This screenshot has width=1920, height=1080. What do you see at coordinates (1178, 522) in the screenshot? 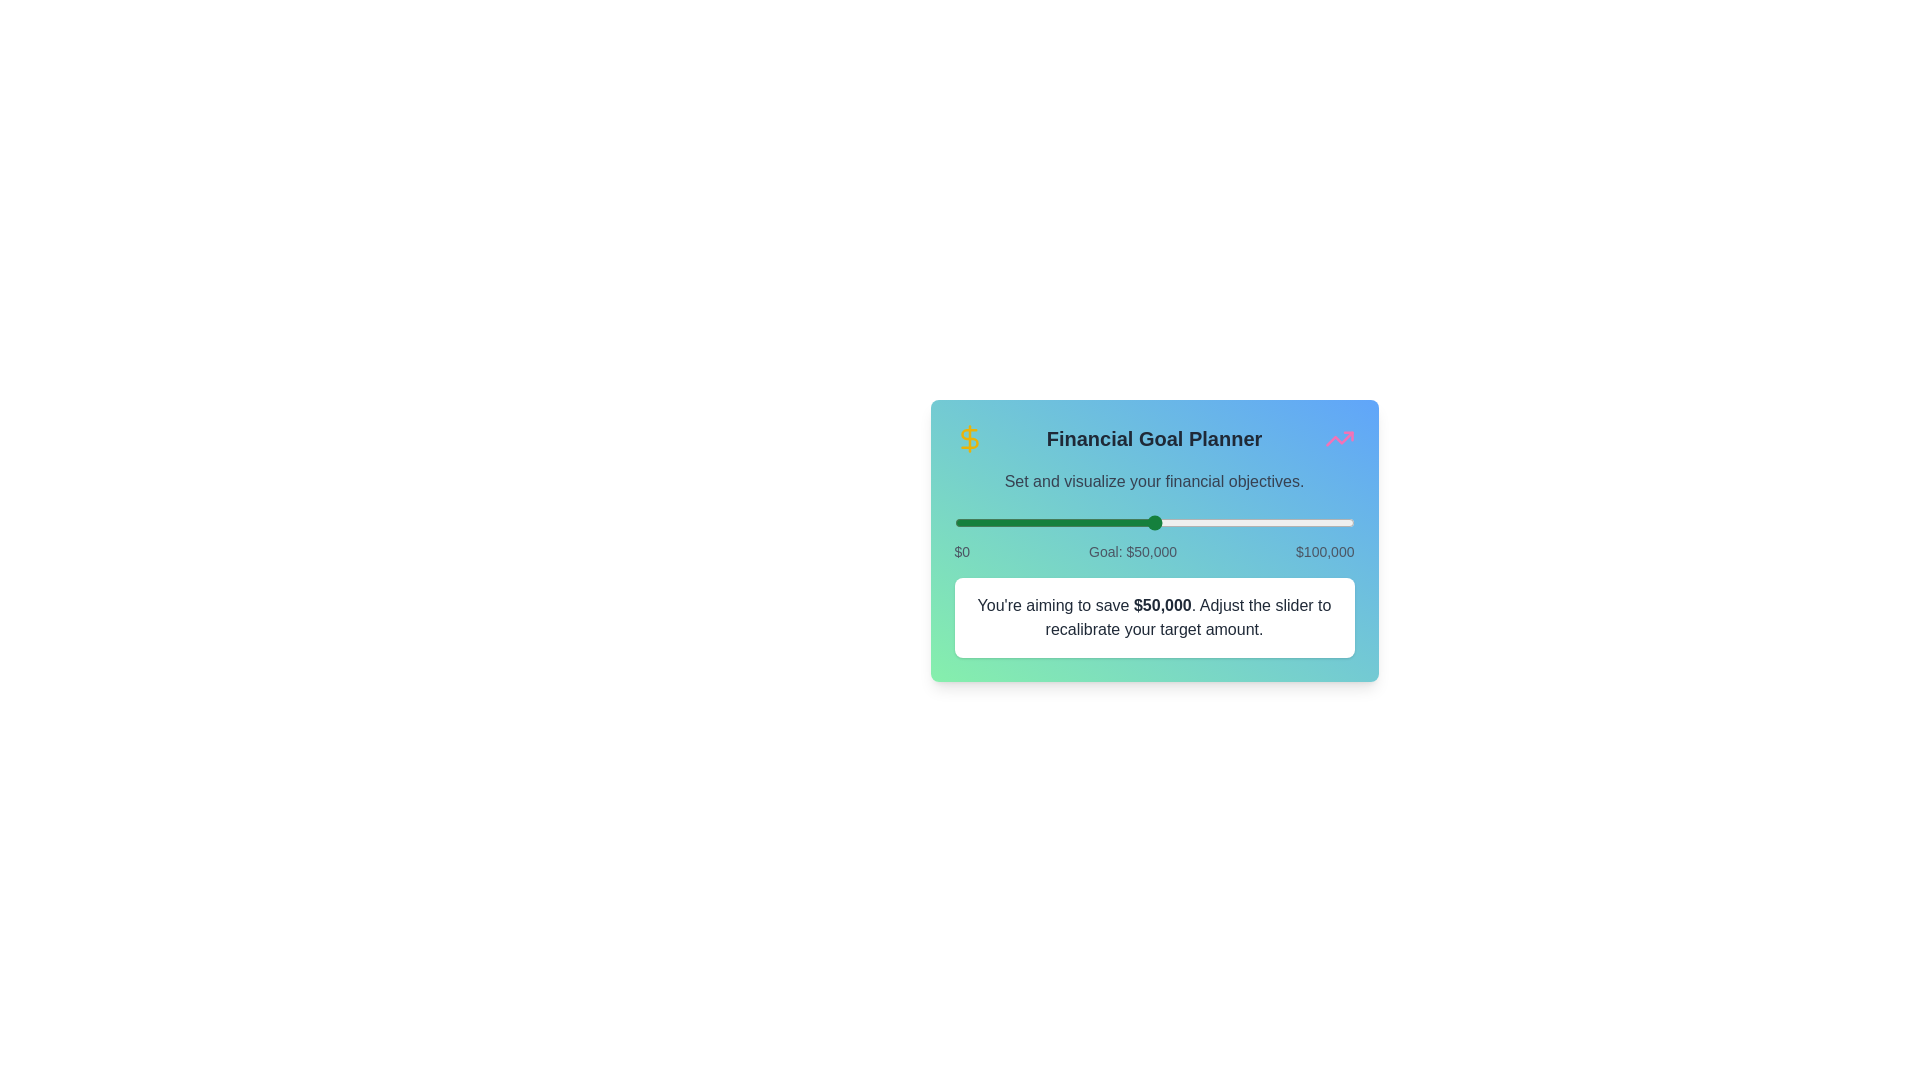
I see `the slider to set the financial goal to 55967 dollars` at bounding box center [1178, 522].